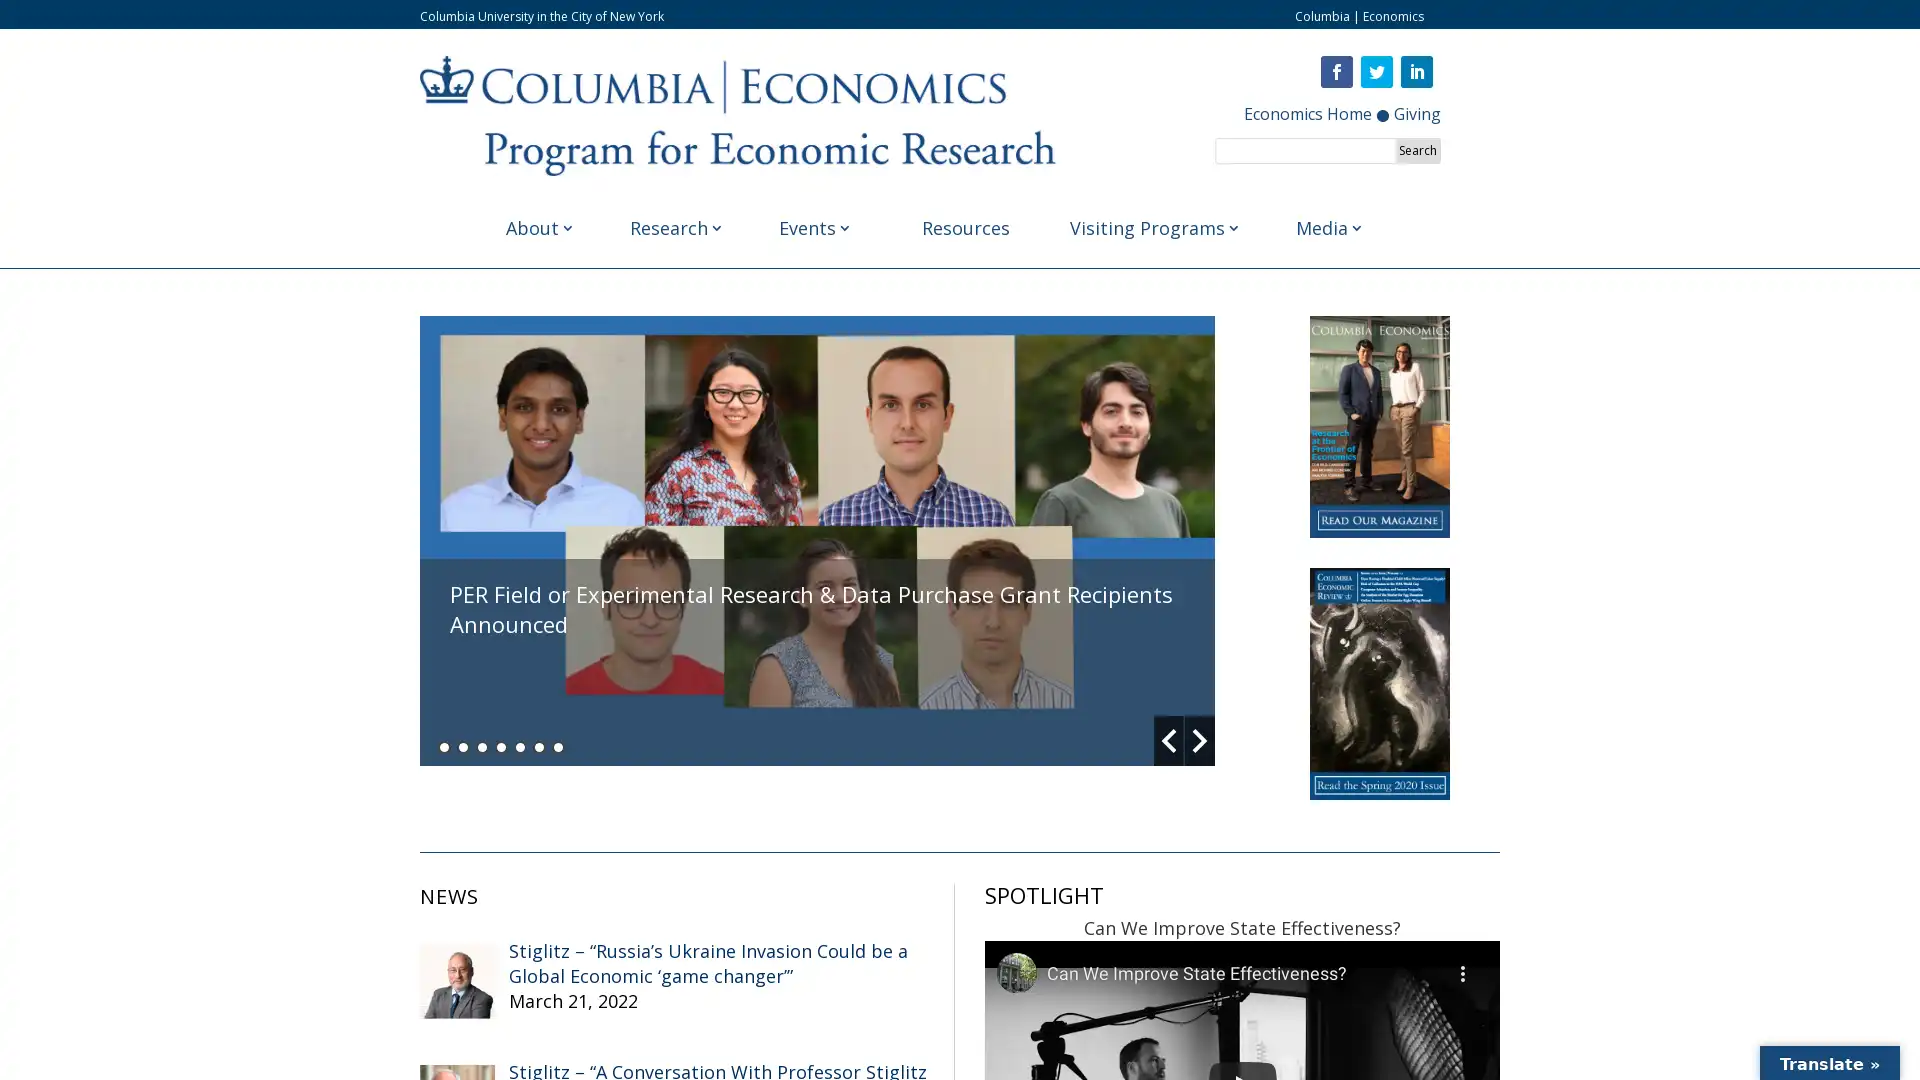  Describe the element at coordinates (520, 746) in the screenshot. I see `5` at that location.